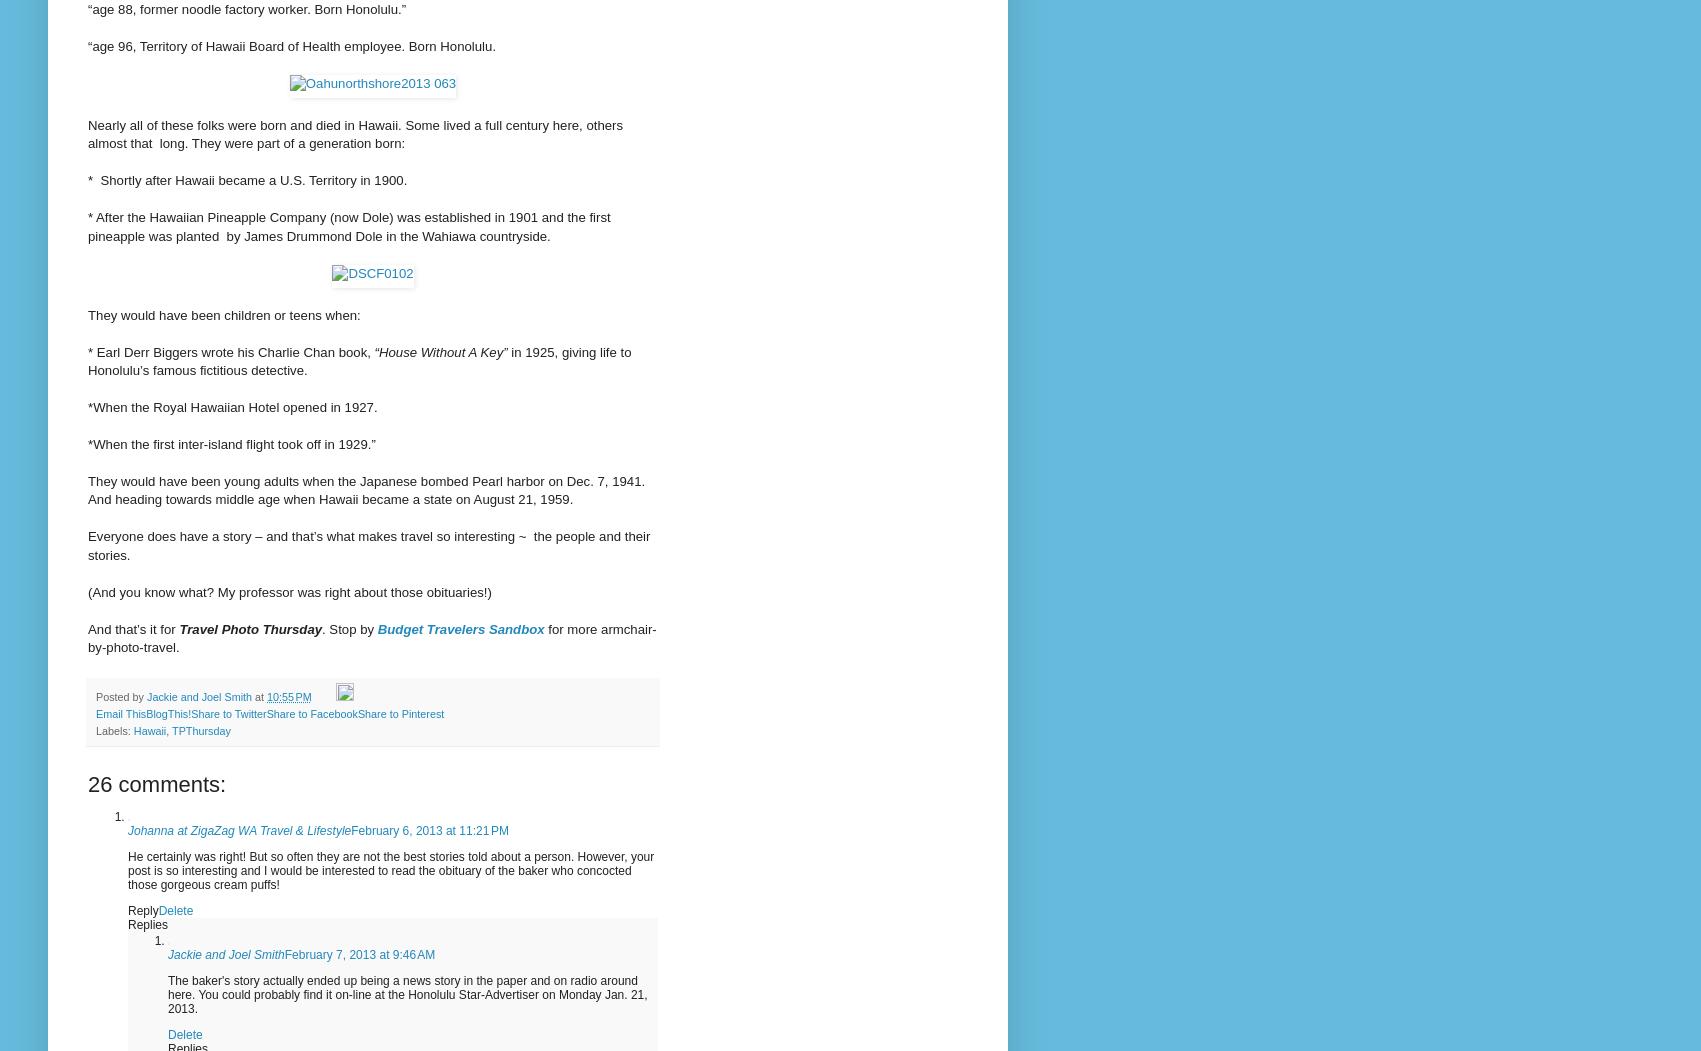 This screenshot has height=1051, width=1701. What do you see at coordinates (170, 730) in the screenshot?
I see `'TPThursday'` at bounding box center [170, 730].